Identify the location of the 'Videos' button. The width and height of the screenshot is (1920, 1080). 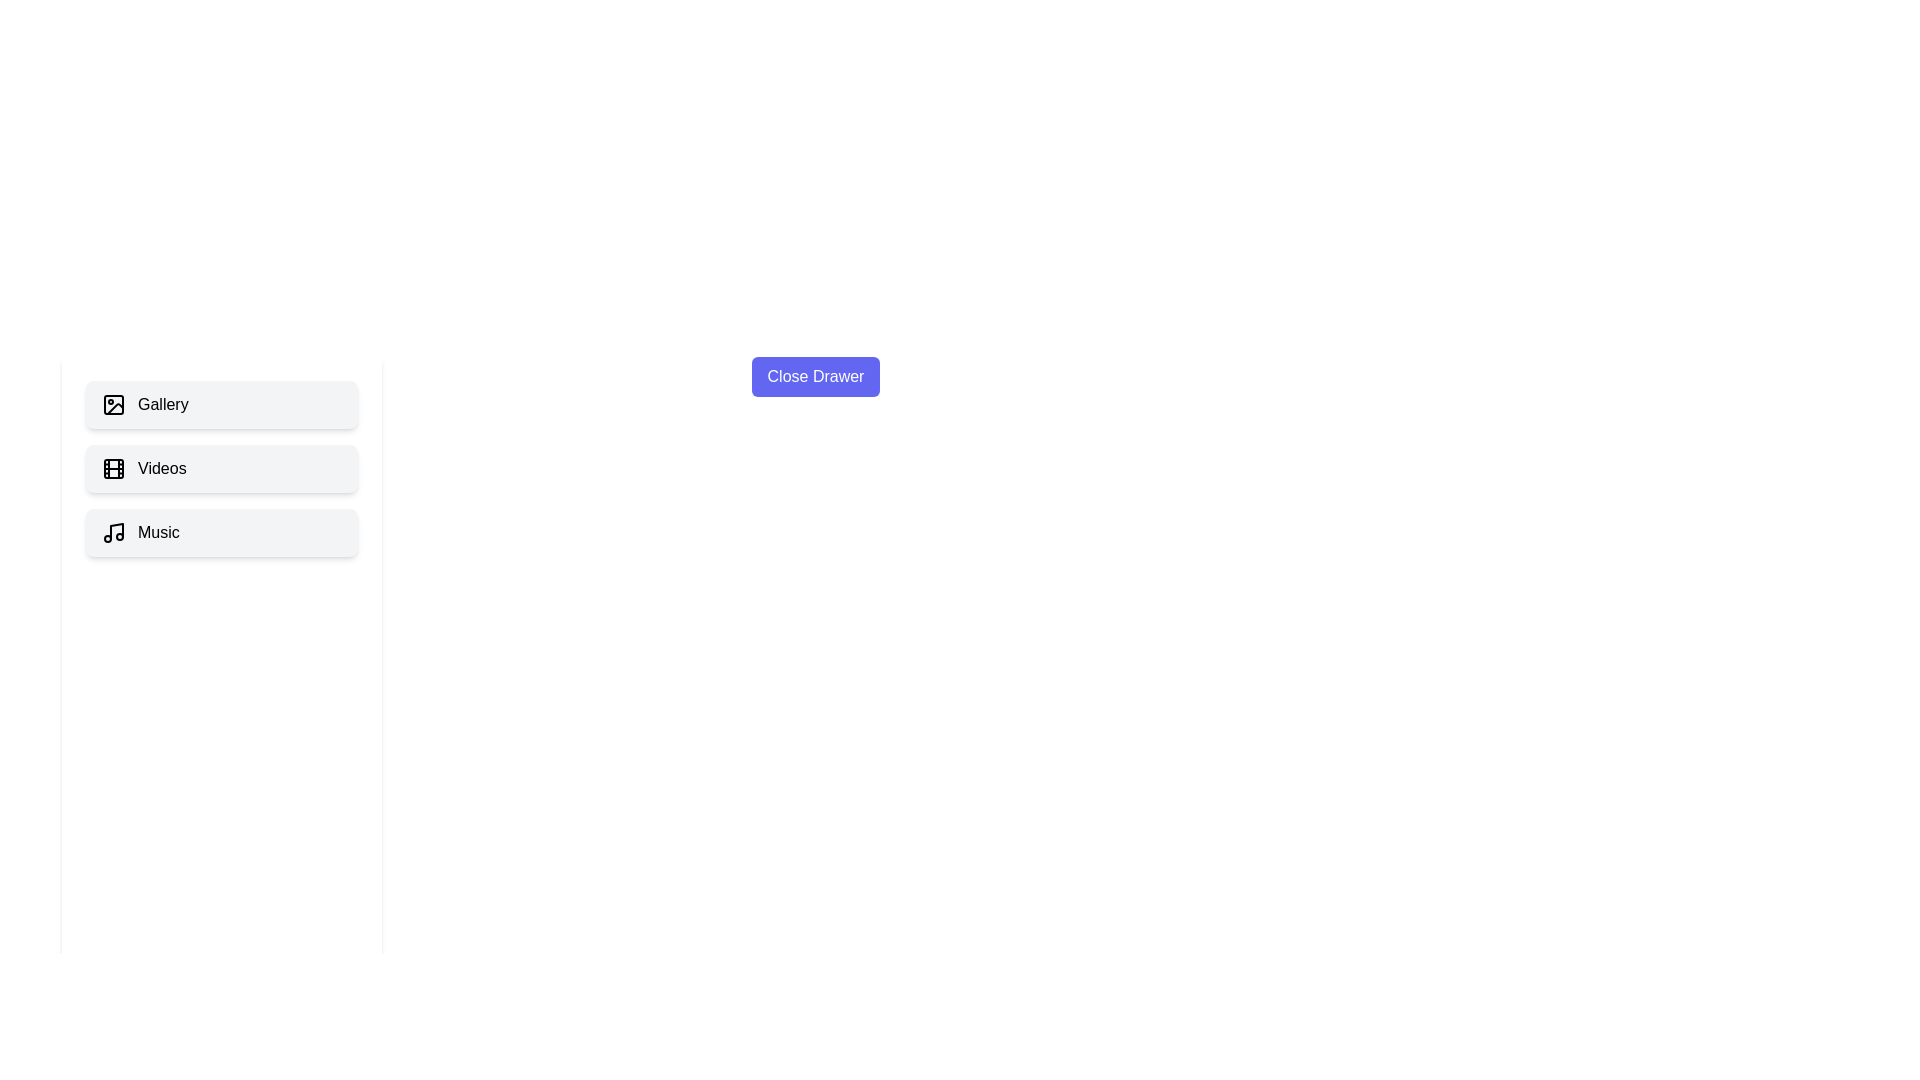
(221, 469).